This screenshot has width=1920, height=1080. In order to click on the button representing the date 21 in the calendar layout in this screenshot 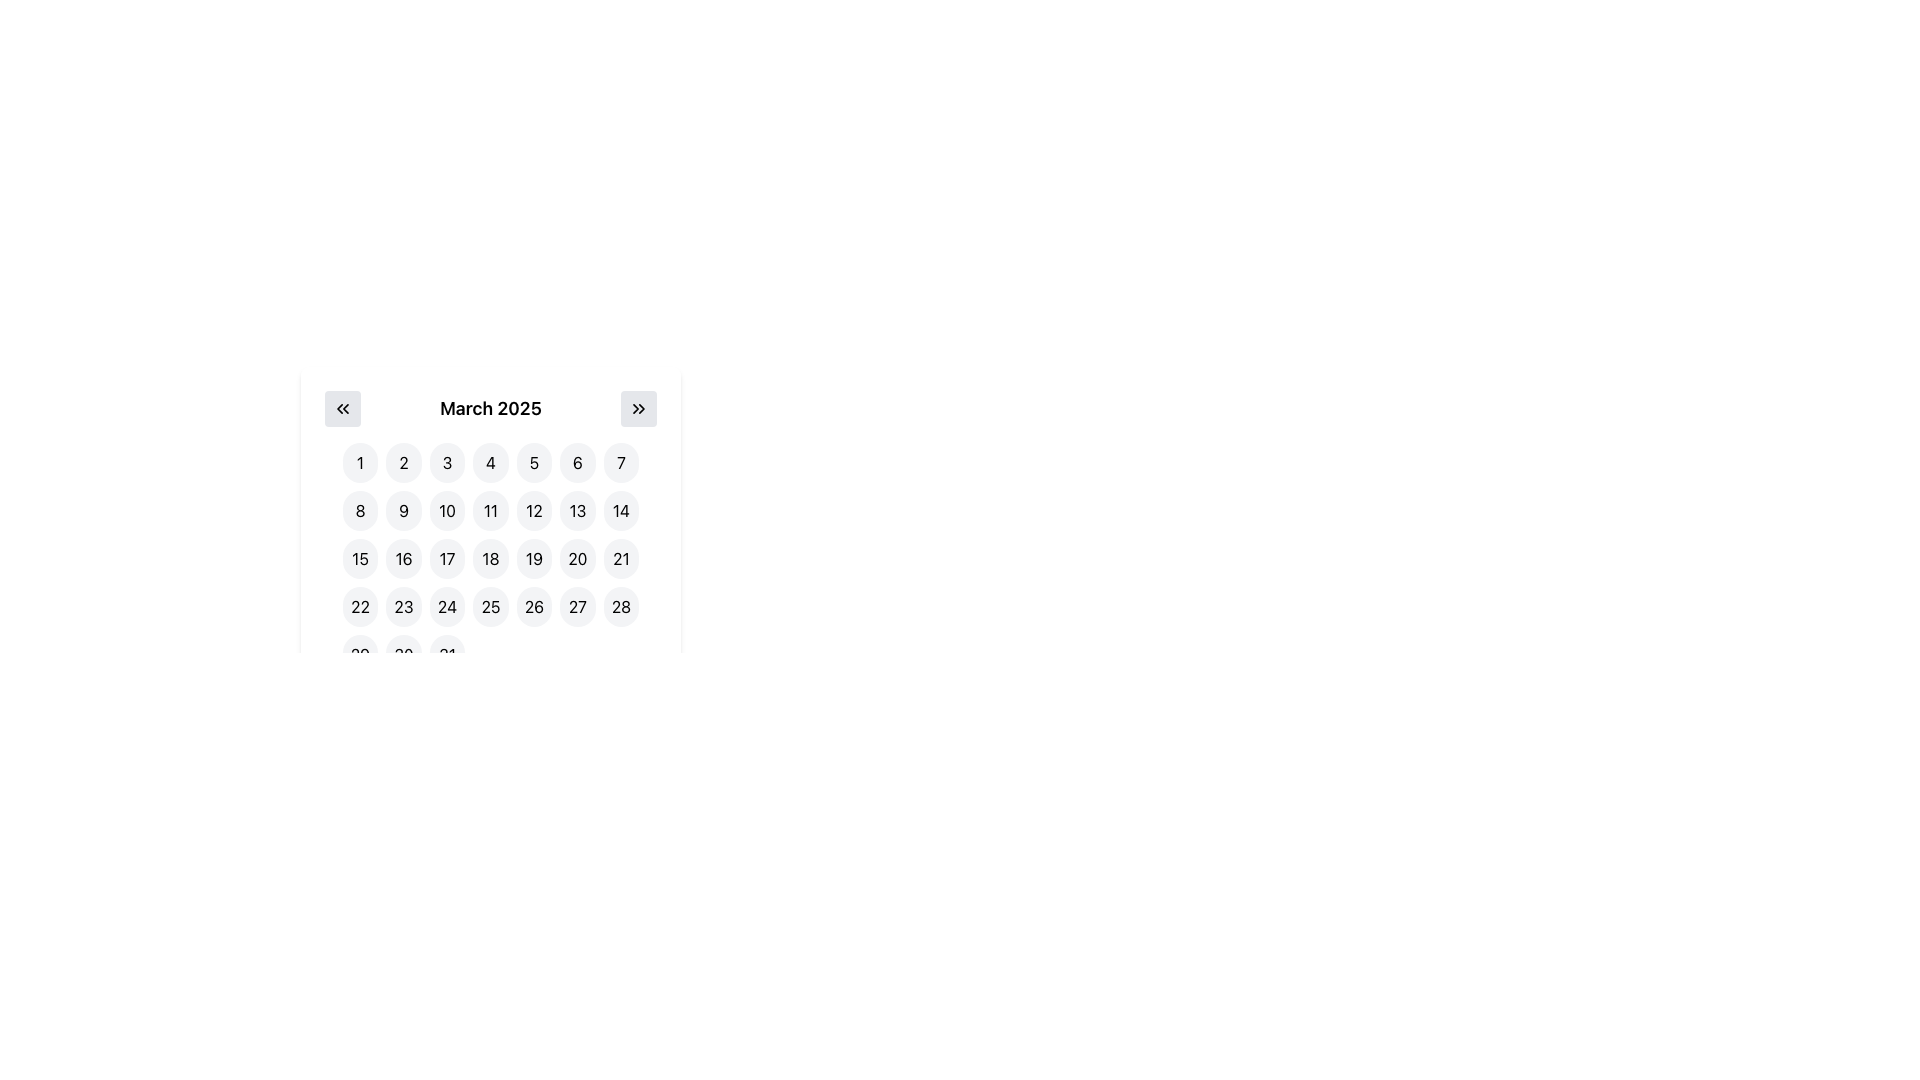, I will do `click(620, 559)`.